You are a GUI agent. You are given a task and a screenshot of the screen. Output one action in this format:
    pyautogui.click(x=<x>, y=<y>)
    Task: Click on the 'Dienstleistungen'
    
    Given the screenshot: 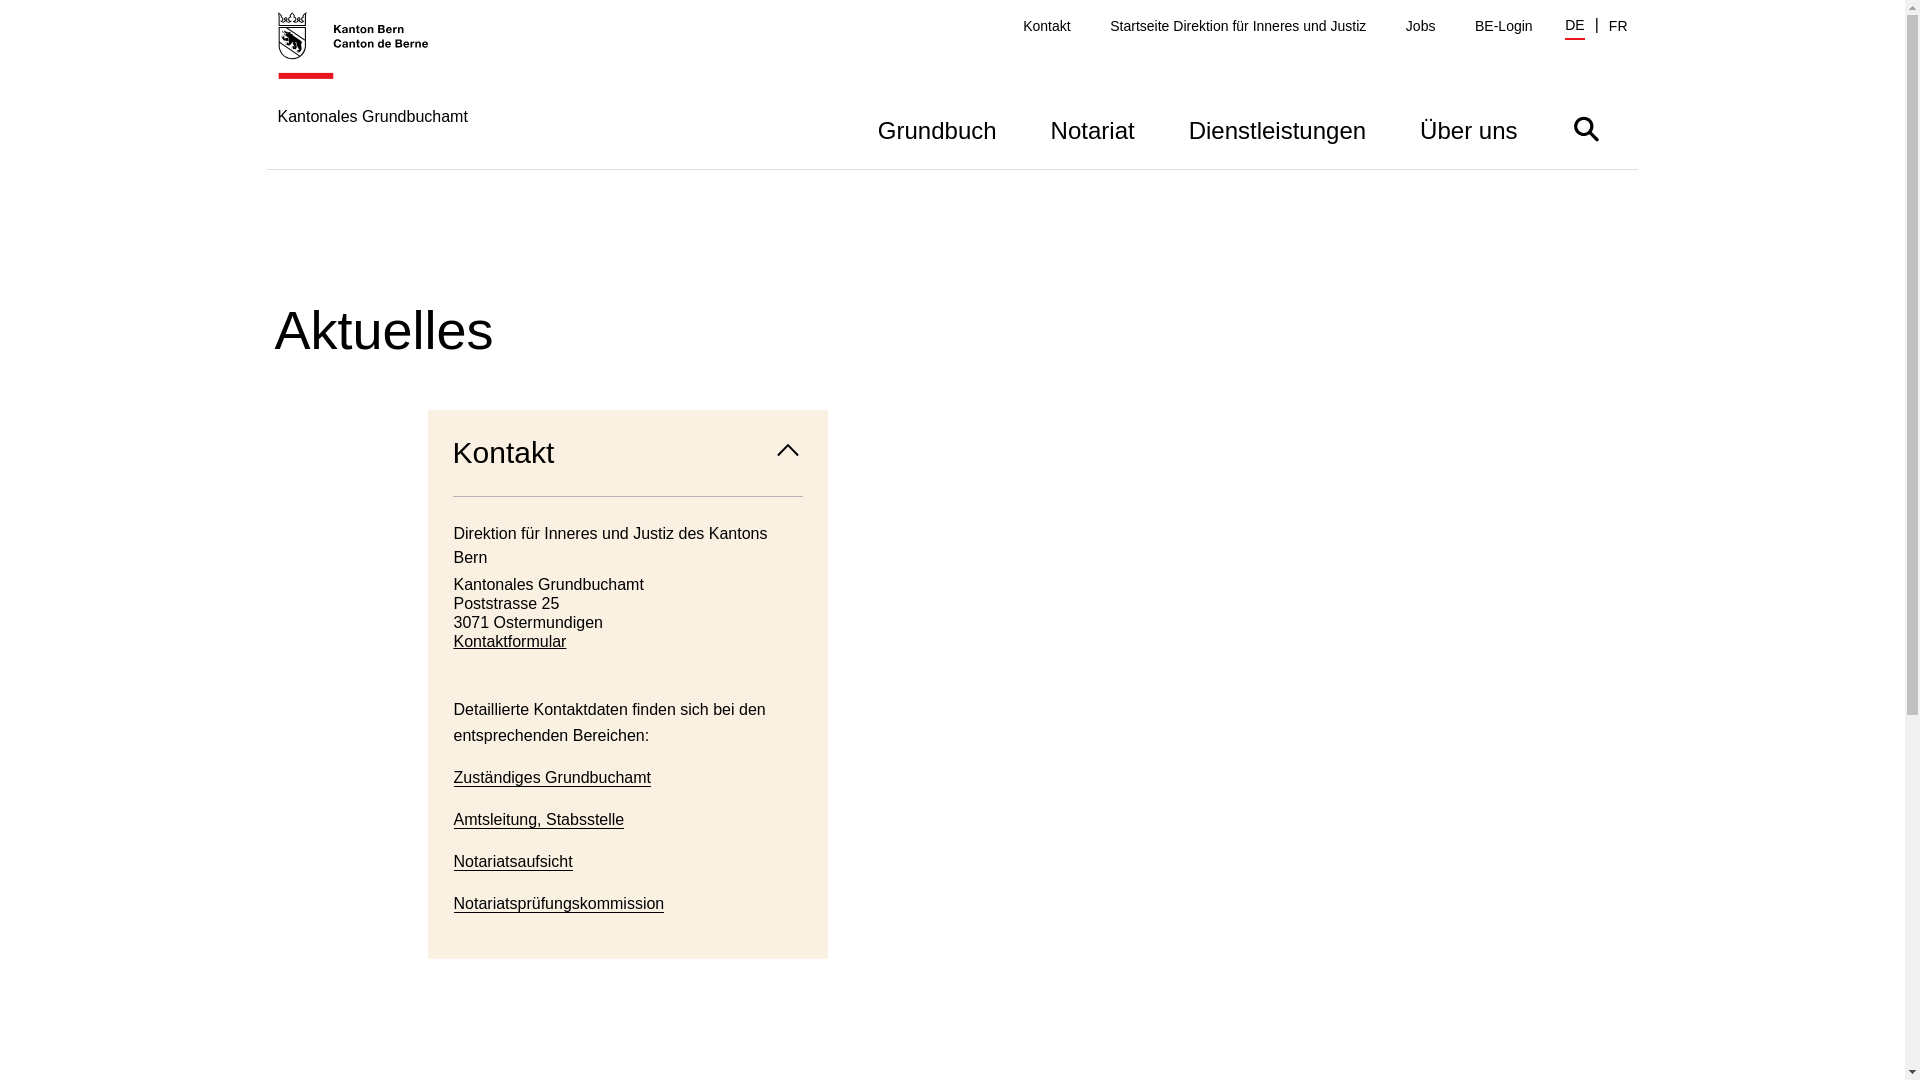 What is the action you would take?
    pyautogui.click(x=1161, y=128)
    